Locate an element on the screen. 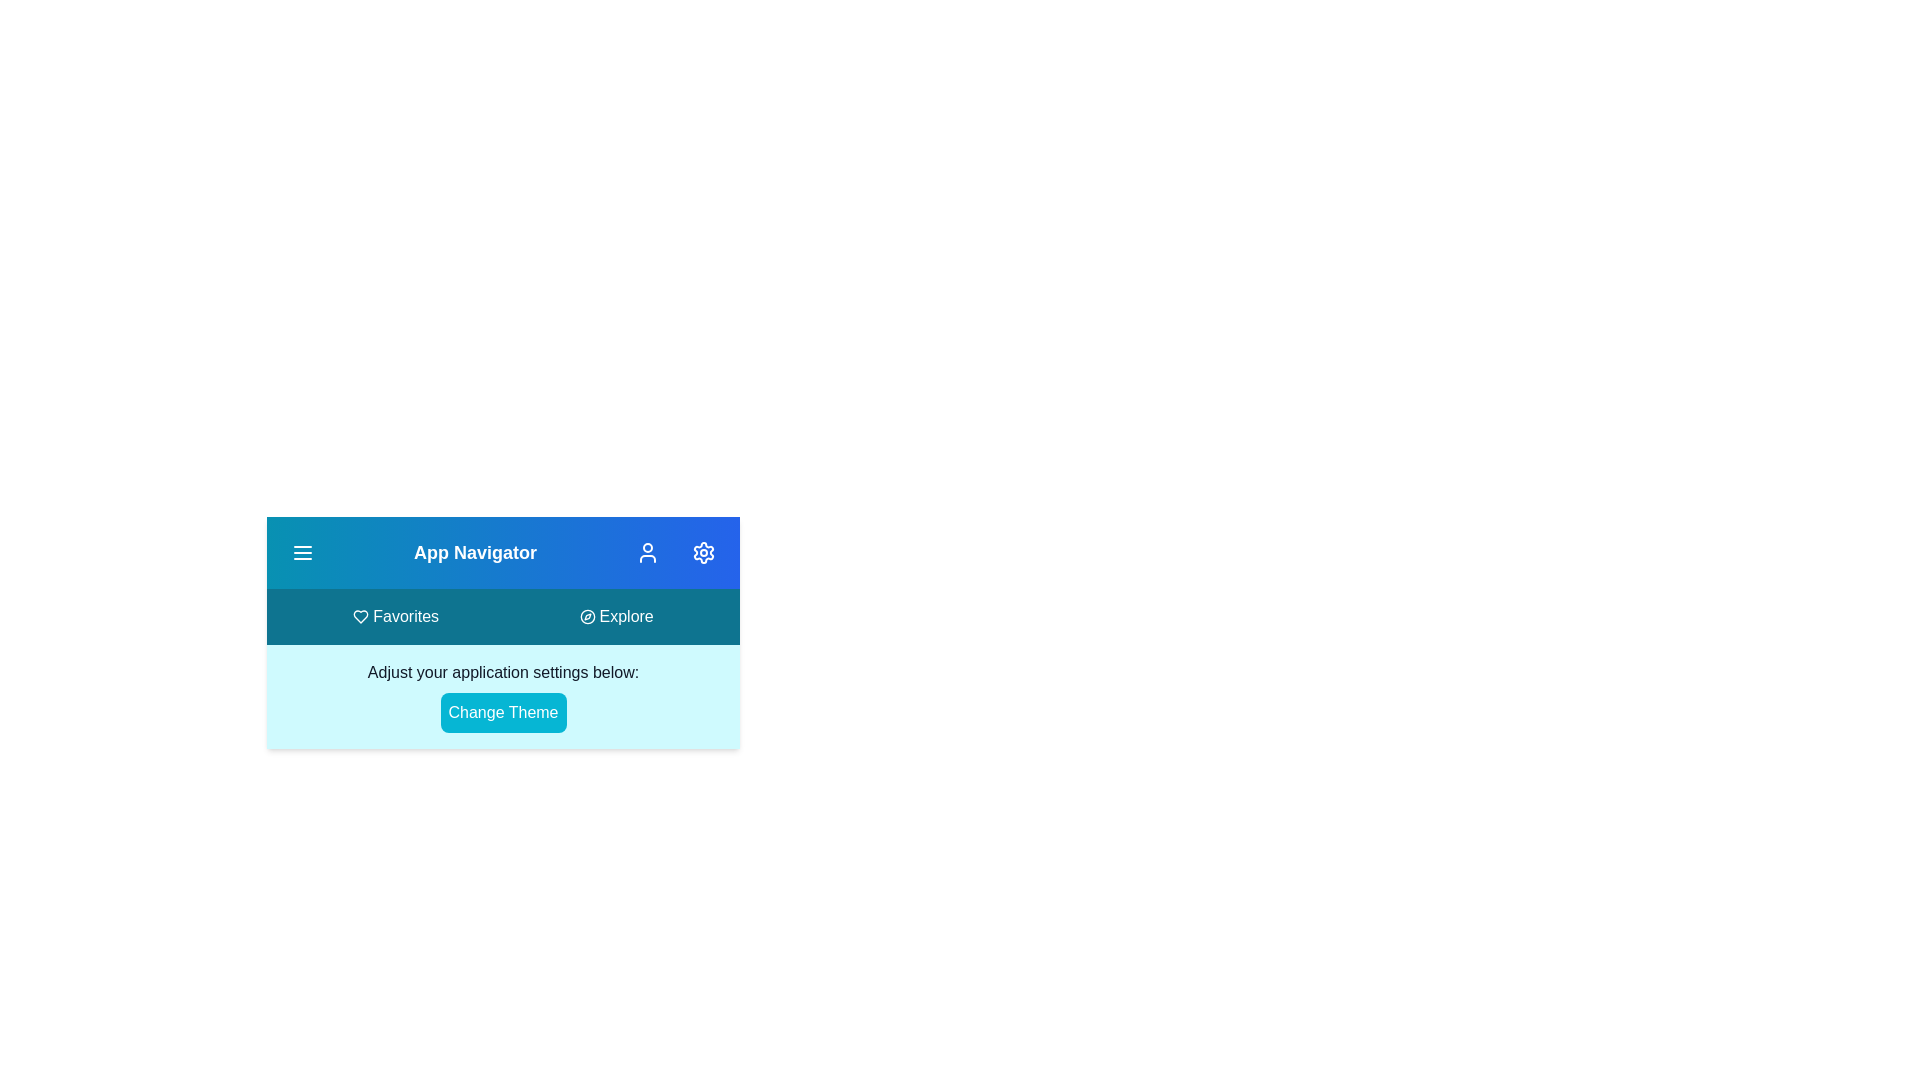 The width and height of the screenshot is (1920, 1080). the heart-shaped icon in dark teal color located next to the text 'Favorites' is located at coordinates (361, 616).